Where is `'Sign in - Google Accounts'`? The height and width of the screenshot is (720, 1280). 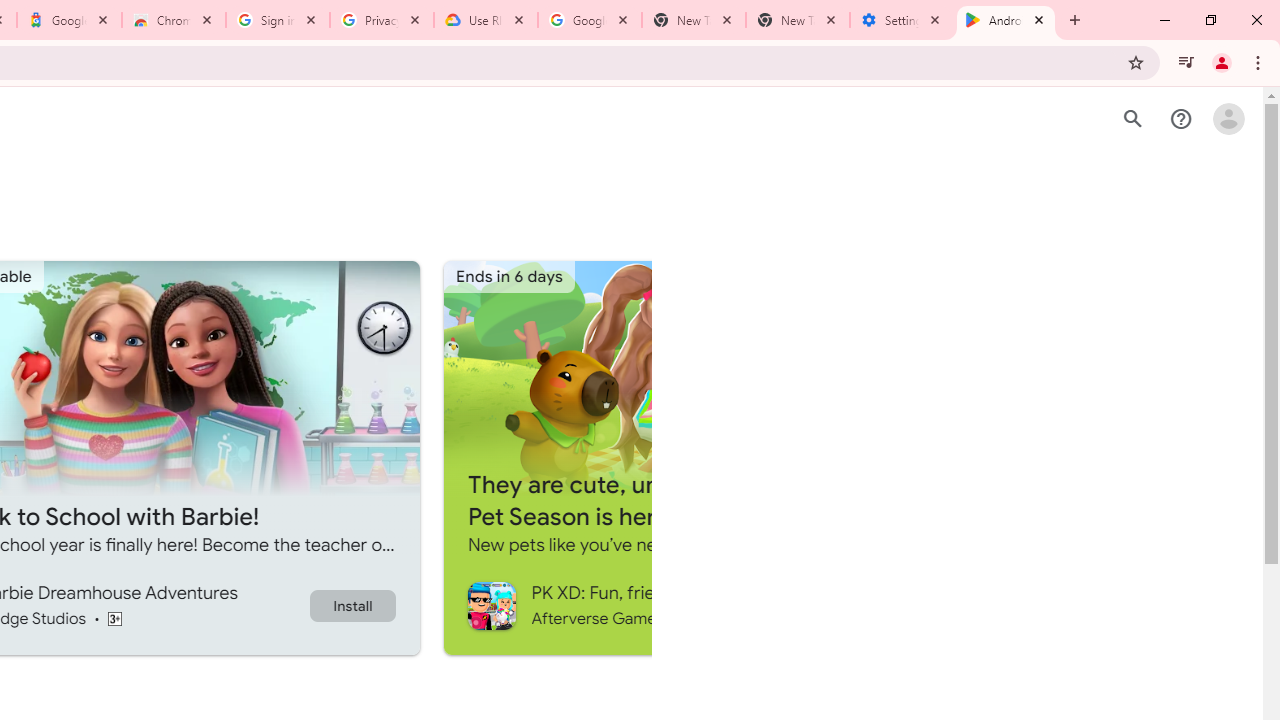 'Sign in - Google Accounts' is located at coordinates (277, 20).